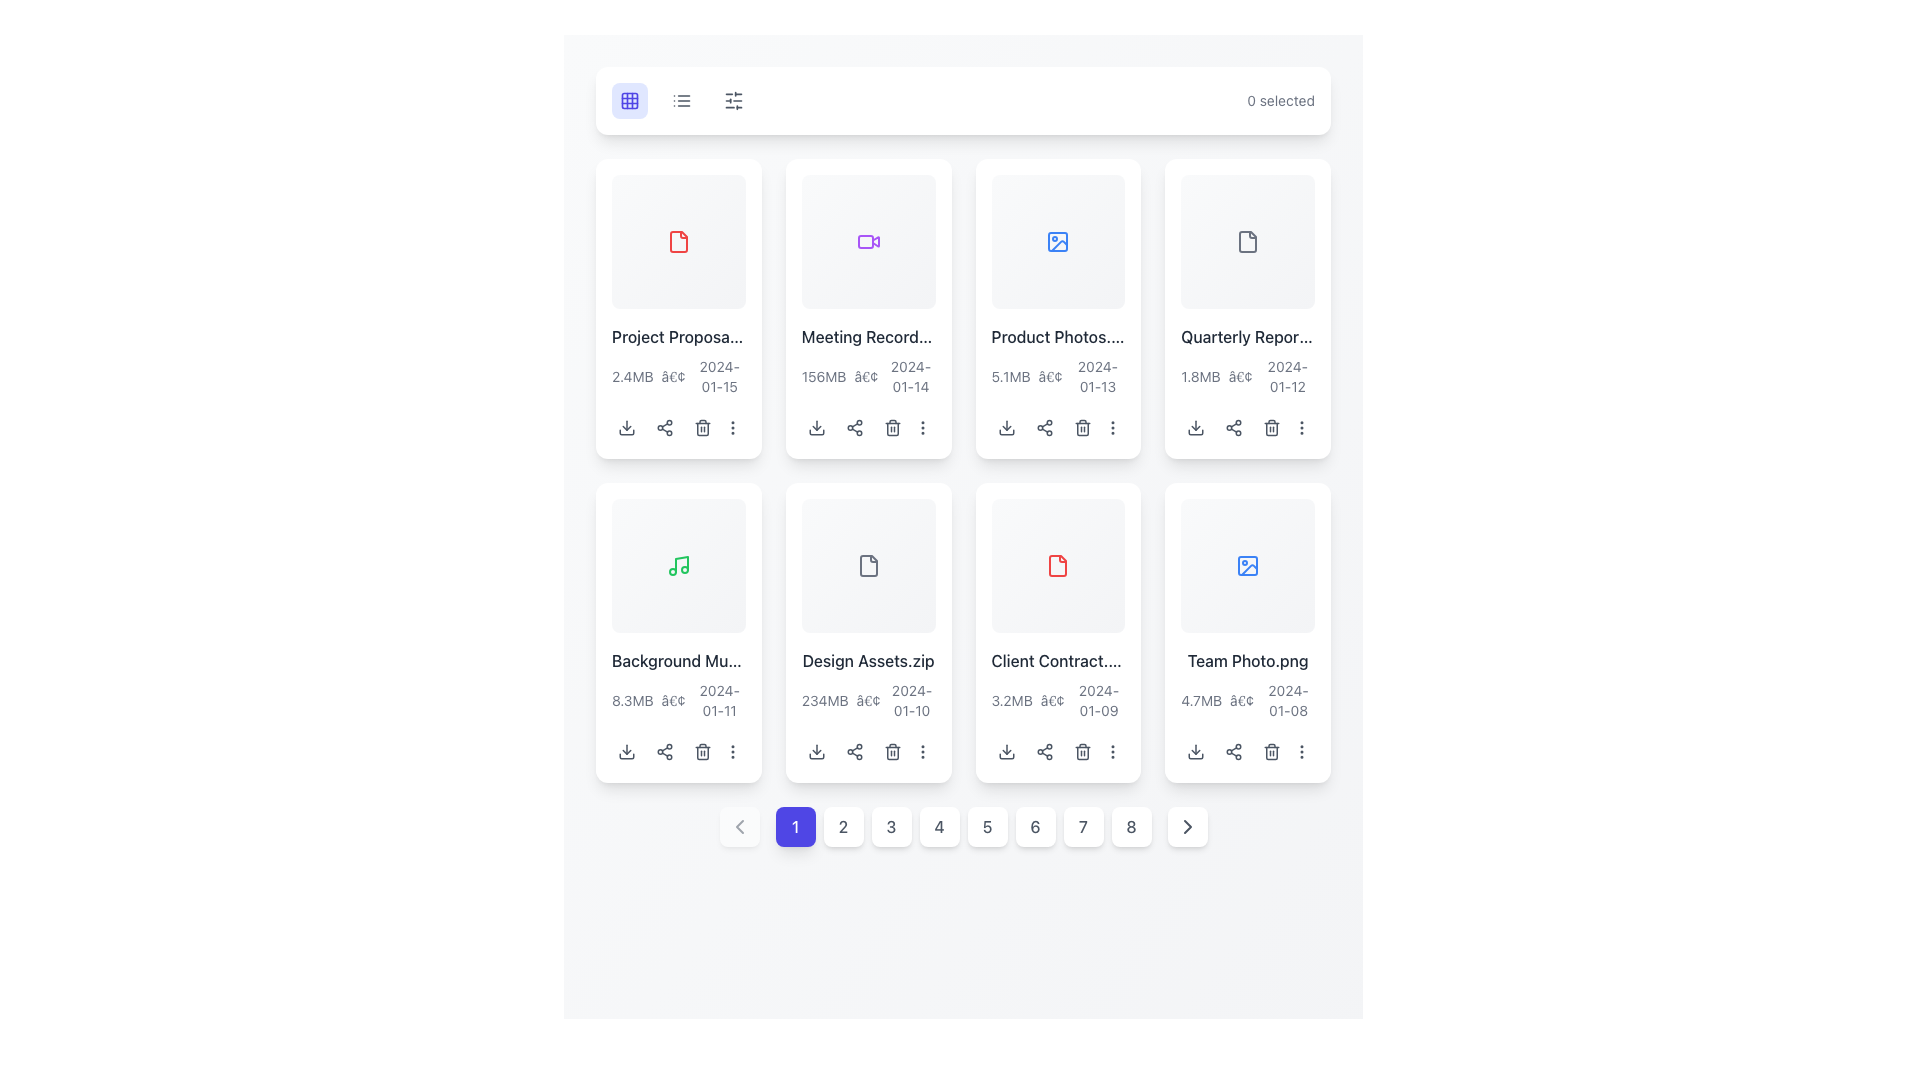  What do you see at coordinates (1233, 751) in the screenshot?
I see `the share button located in the bottom-right corner of the 'Team Photo.png' card, positioned between the download button and the trash button` at bounding box center [1233, 751].